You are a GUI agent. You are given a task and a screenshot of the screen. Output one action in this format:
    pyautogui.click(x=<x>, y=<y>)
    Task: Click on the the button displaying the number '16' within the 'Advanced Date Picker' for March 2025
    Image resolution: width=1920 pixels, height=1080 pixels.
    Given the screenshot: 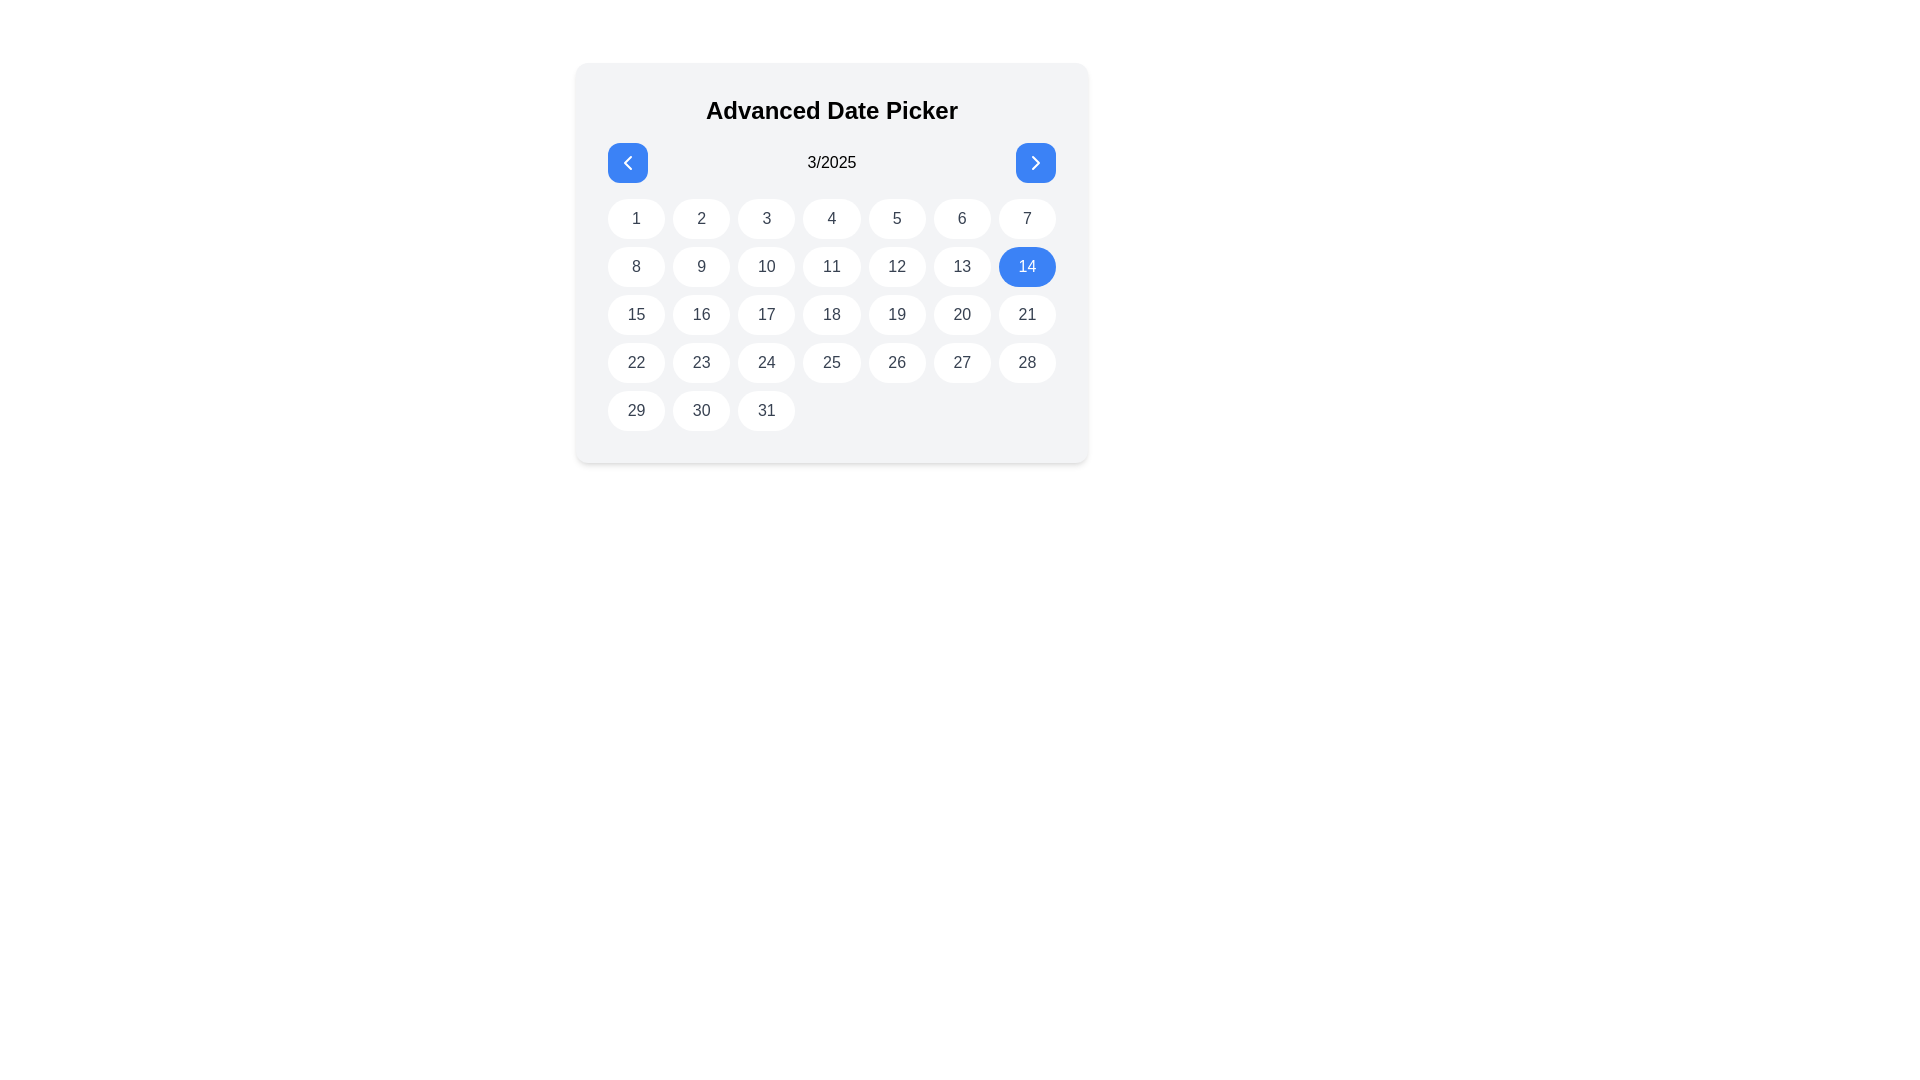 What is the action you would take?
    pyautogui.click(x=701, y=315)
    